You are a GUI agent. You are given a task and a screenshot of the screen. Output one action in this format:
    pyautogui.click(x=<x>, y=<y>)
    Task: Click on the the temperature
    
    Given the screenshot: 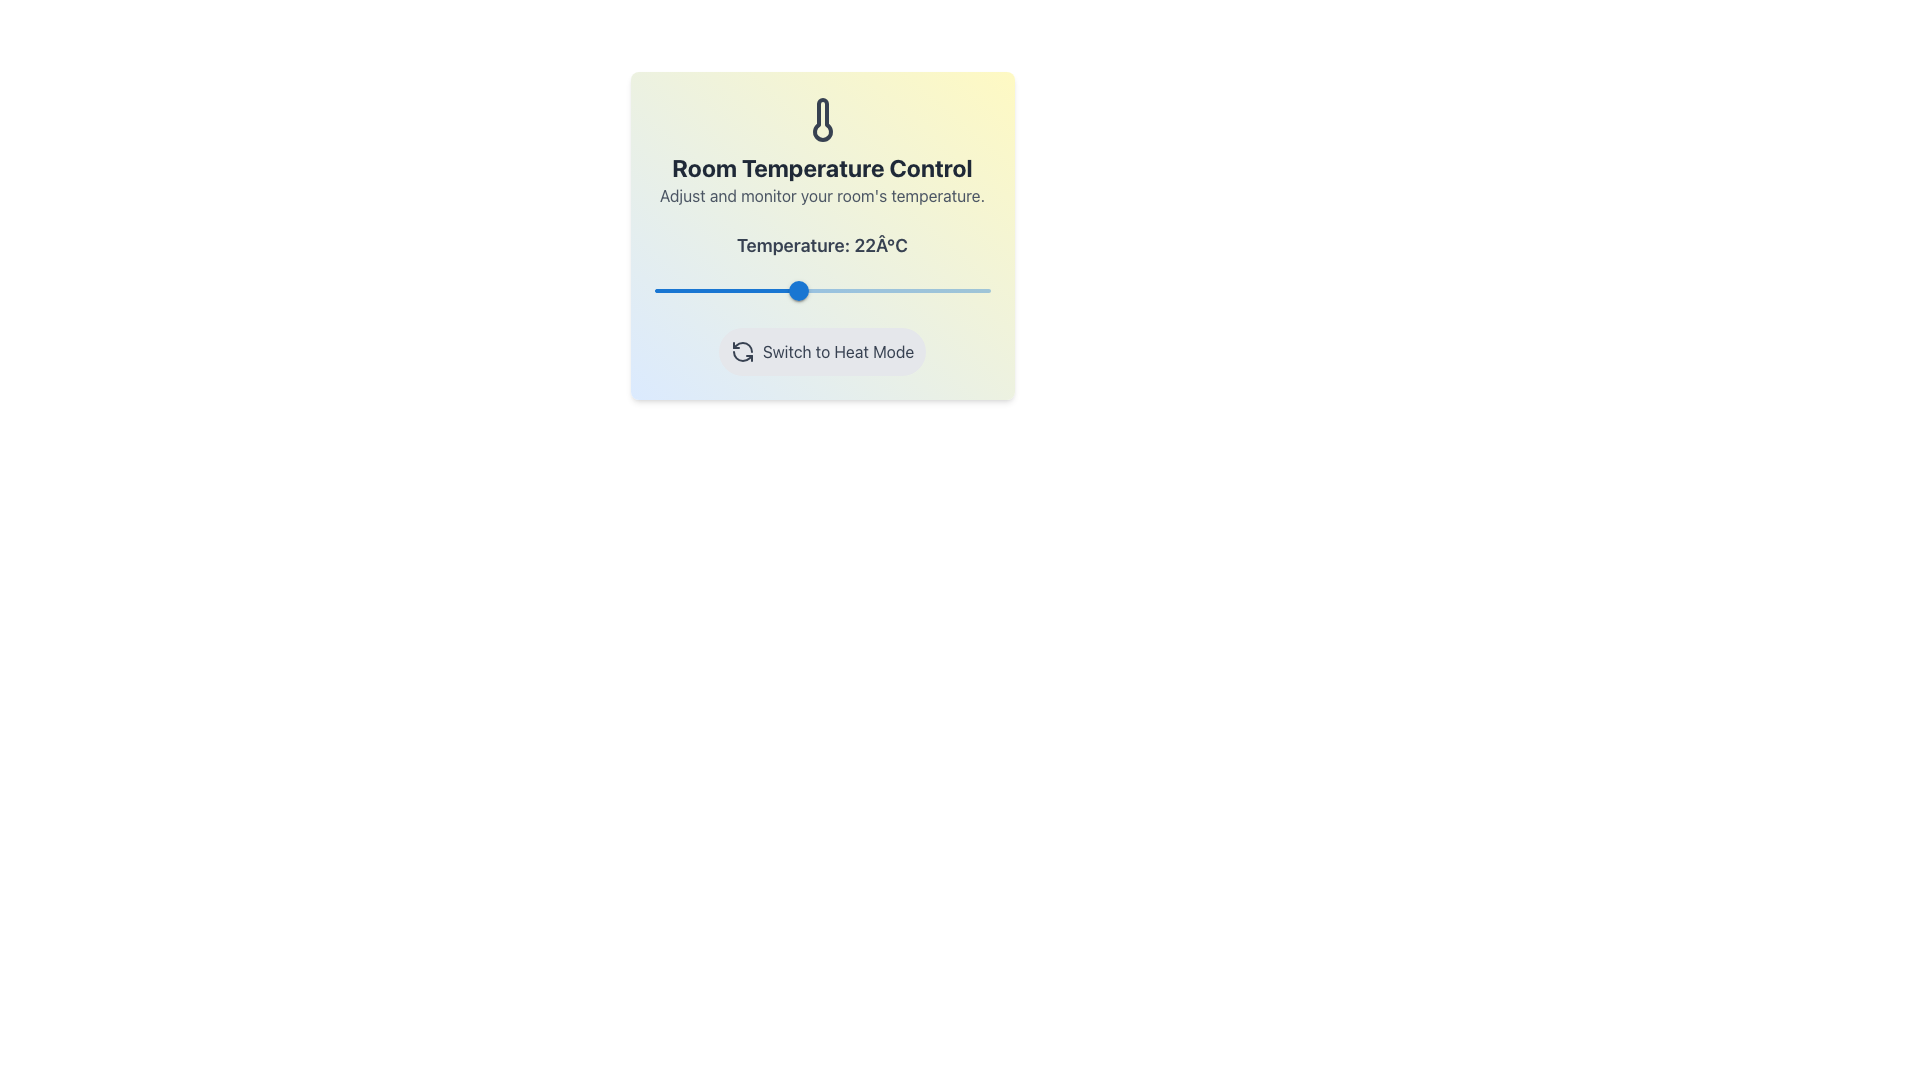 What is the action you would take?
    pyautogui.click(x=794, y=290)
    